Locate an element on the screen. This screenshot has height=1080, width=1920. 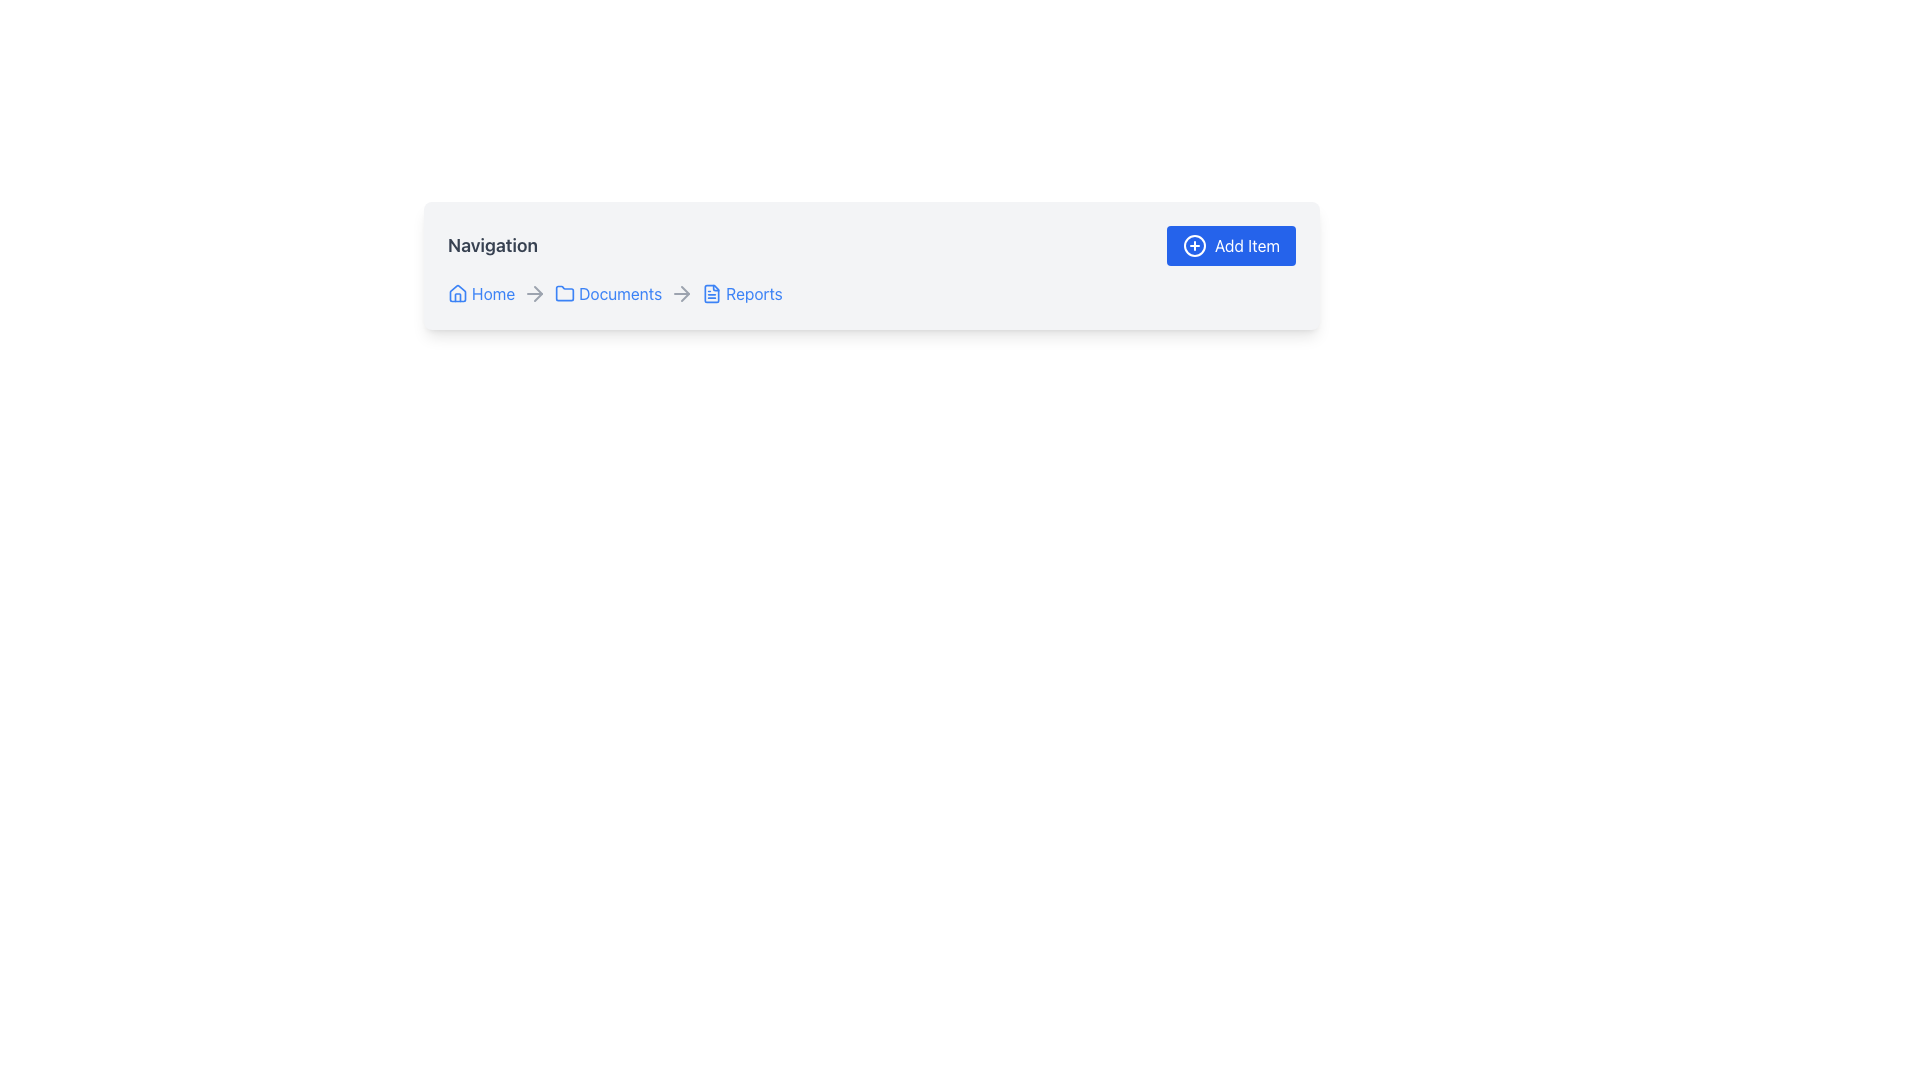
the 'Add Item' button located in the top-right corner of the header section is located at coordinates (1230, 245).